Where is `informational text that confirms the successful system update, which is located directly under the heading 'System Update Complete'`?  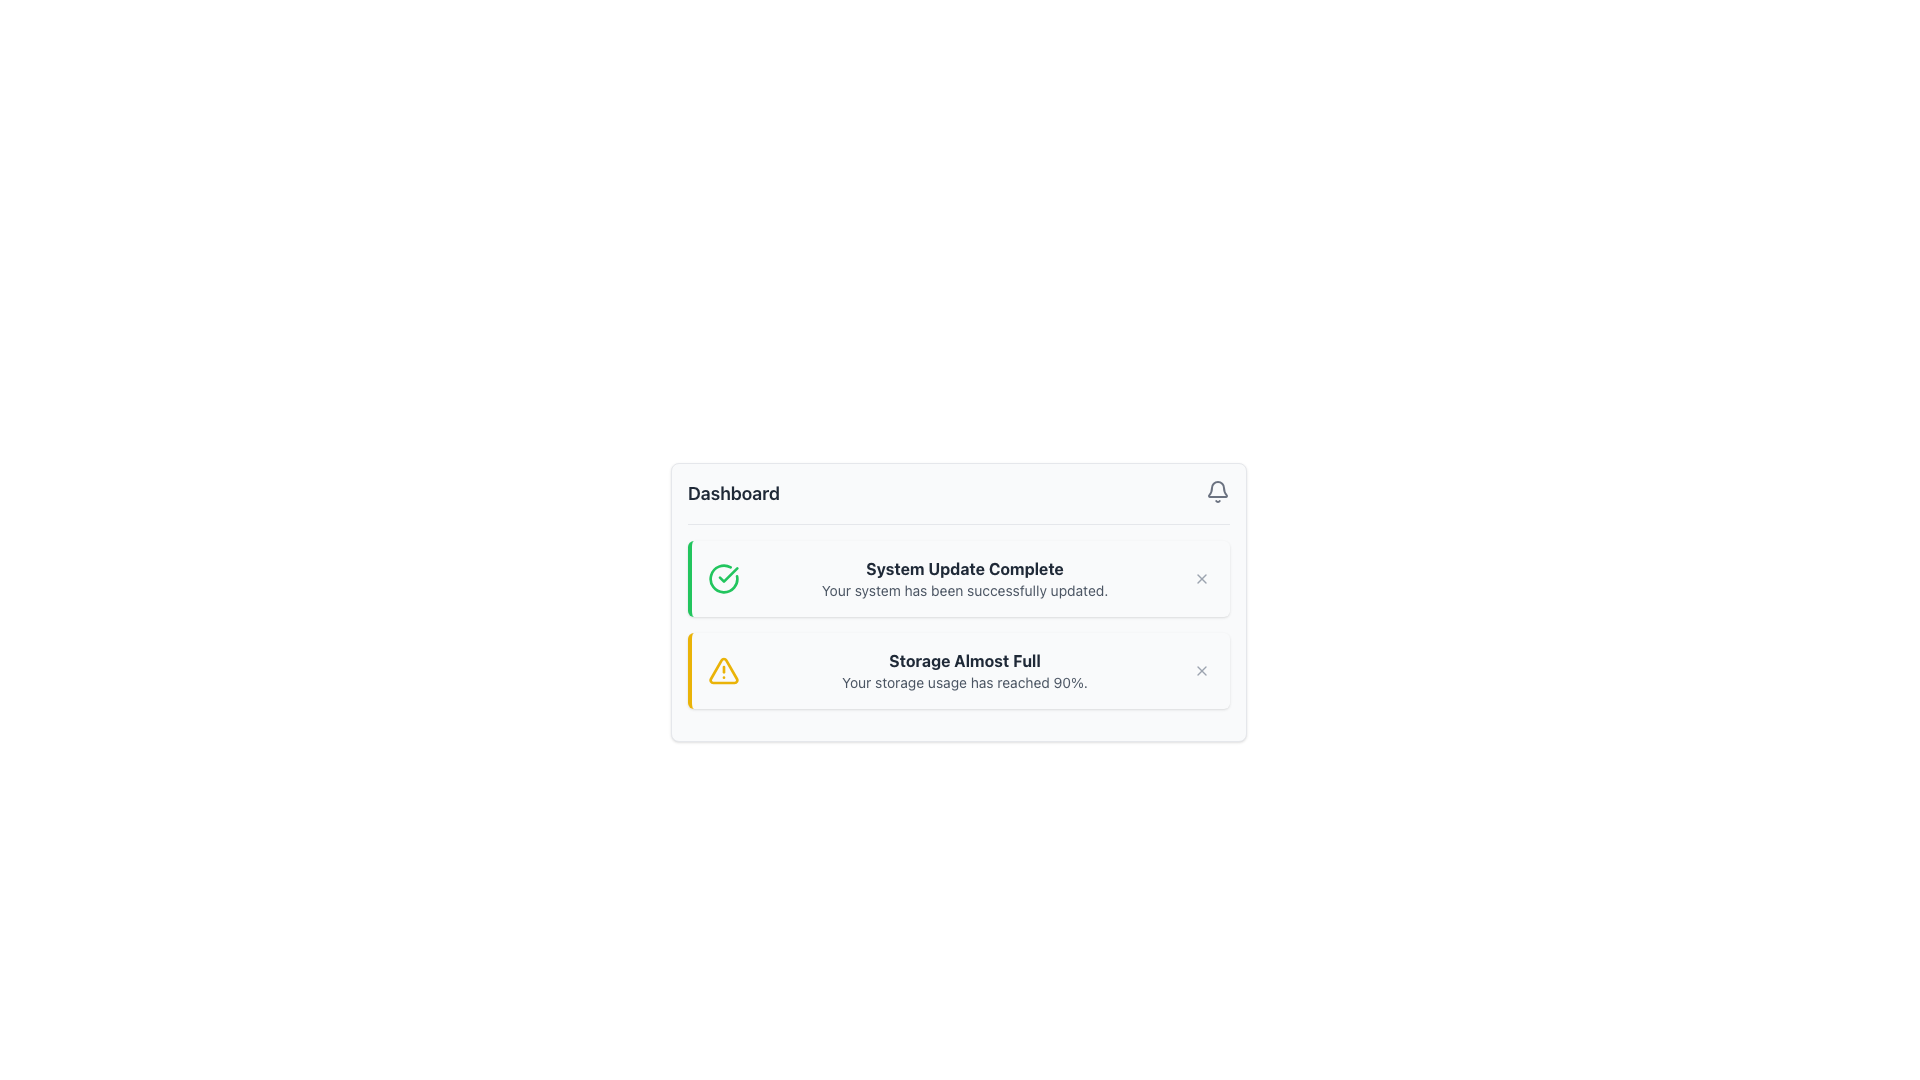
informational text that confirms the successful system update, which is located directly under the heading 'System Update Complete' is located at coordinates (964, 589).